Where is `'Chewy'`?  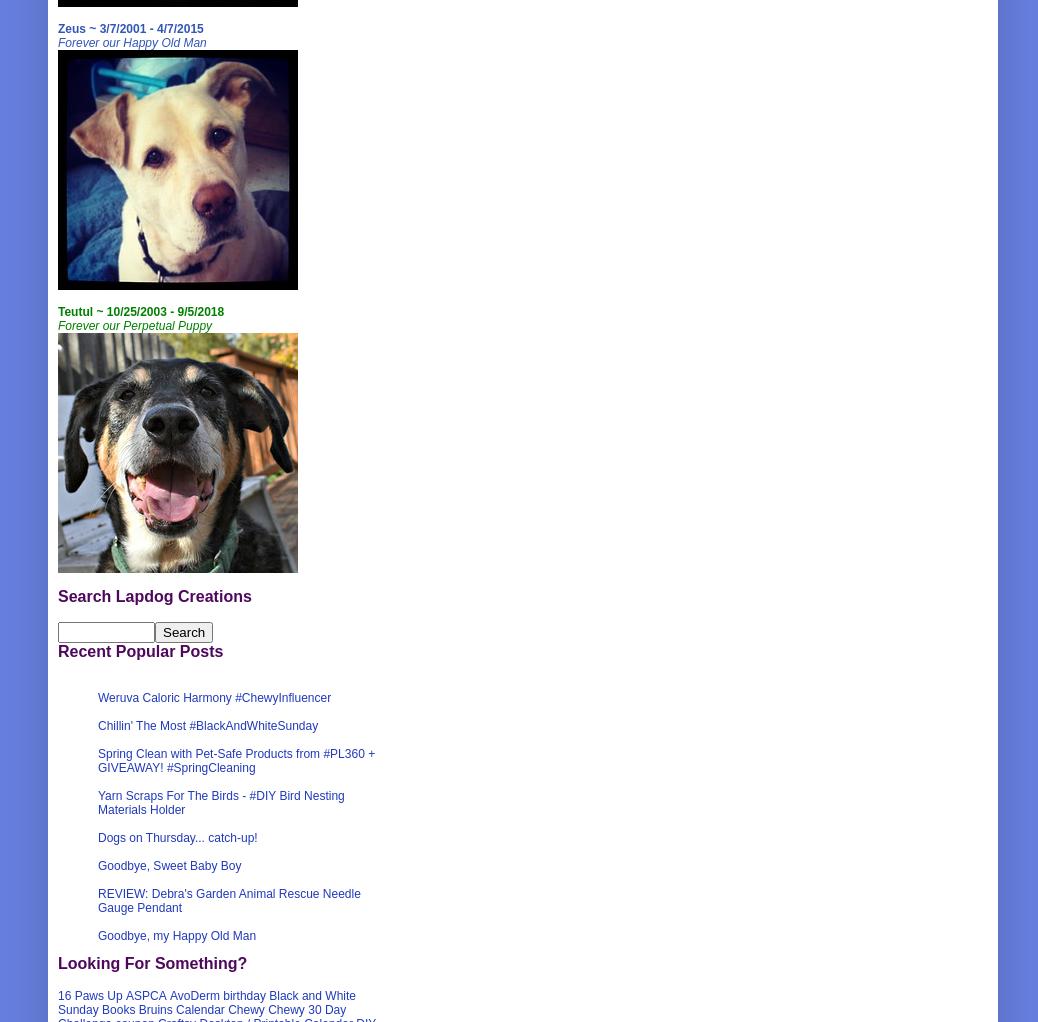 'Chewy' is located at coordinates (245, 1010).